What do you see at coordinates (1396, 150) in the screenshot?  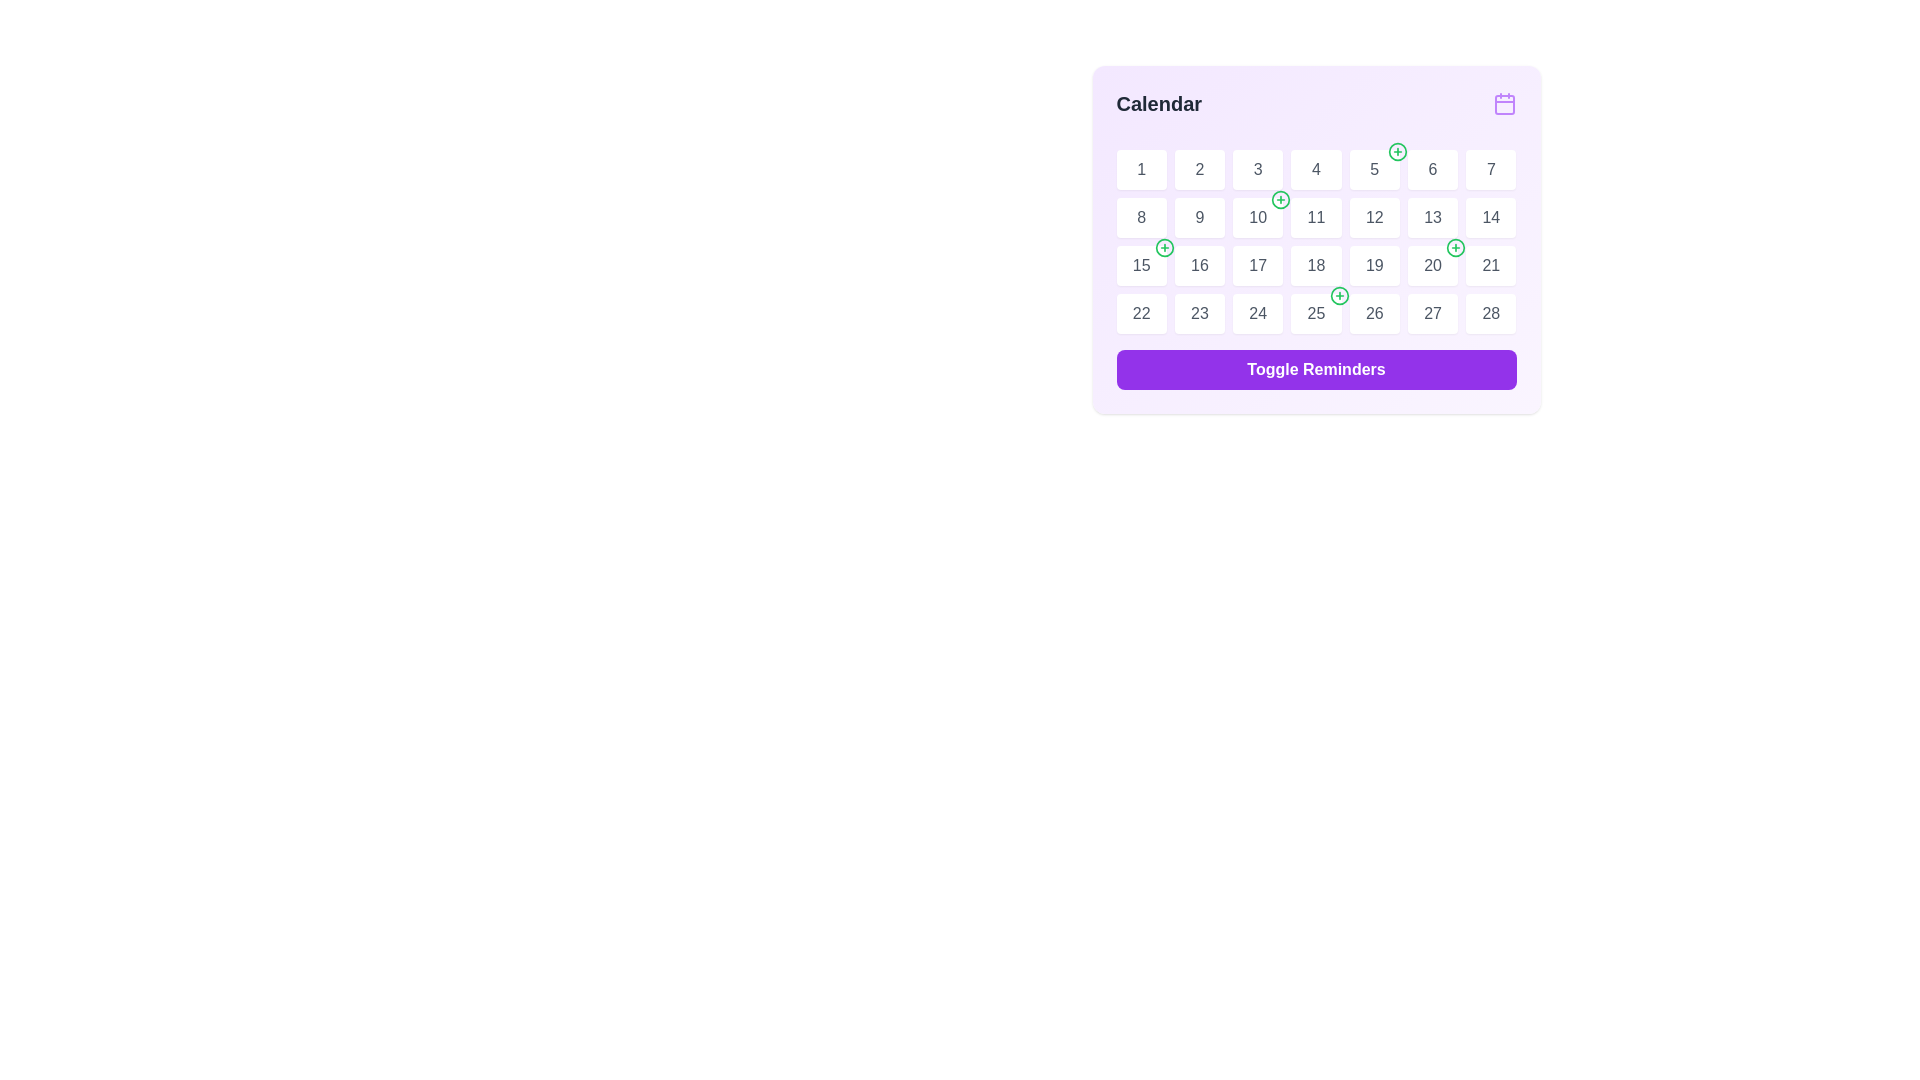 I see `the green circular add icon with a plus symbol located in the calendar grid for the date 5` at bounding box center [1396, 150].